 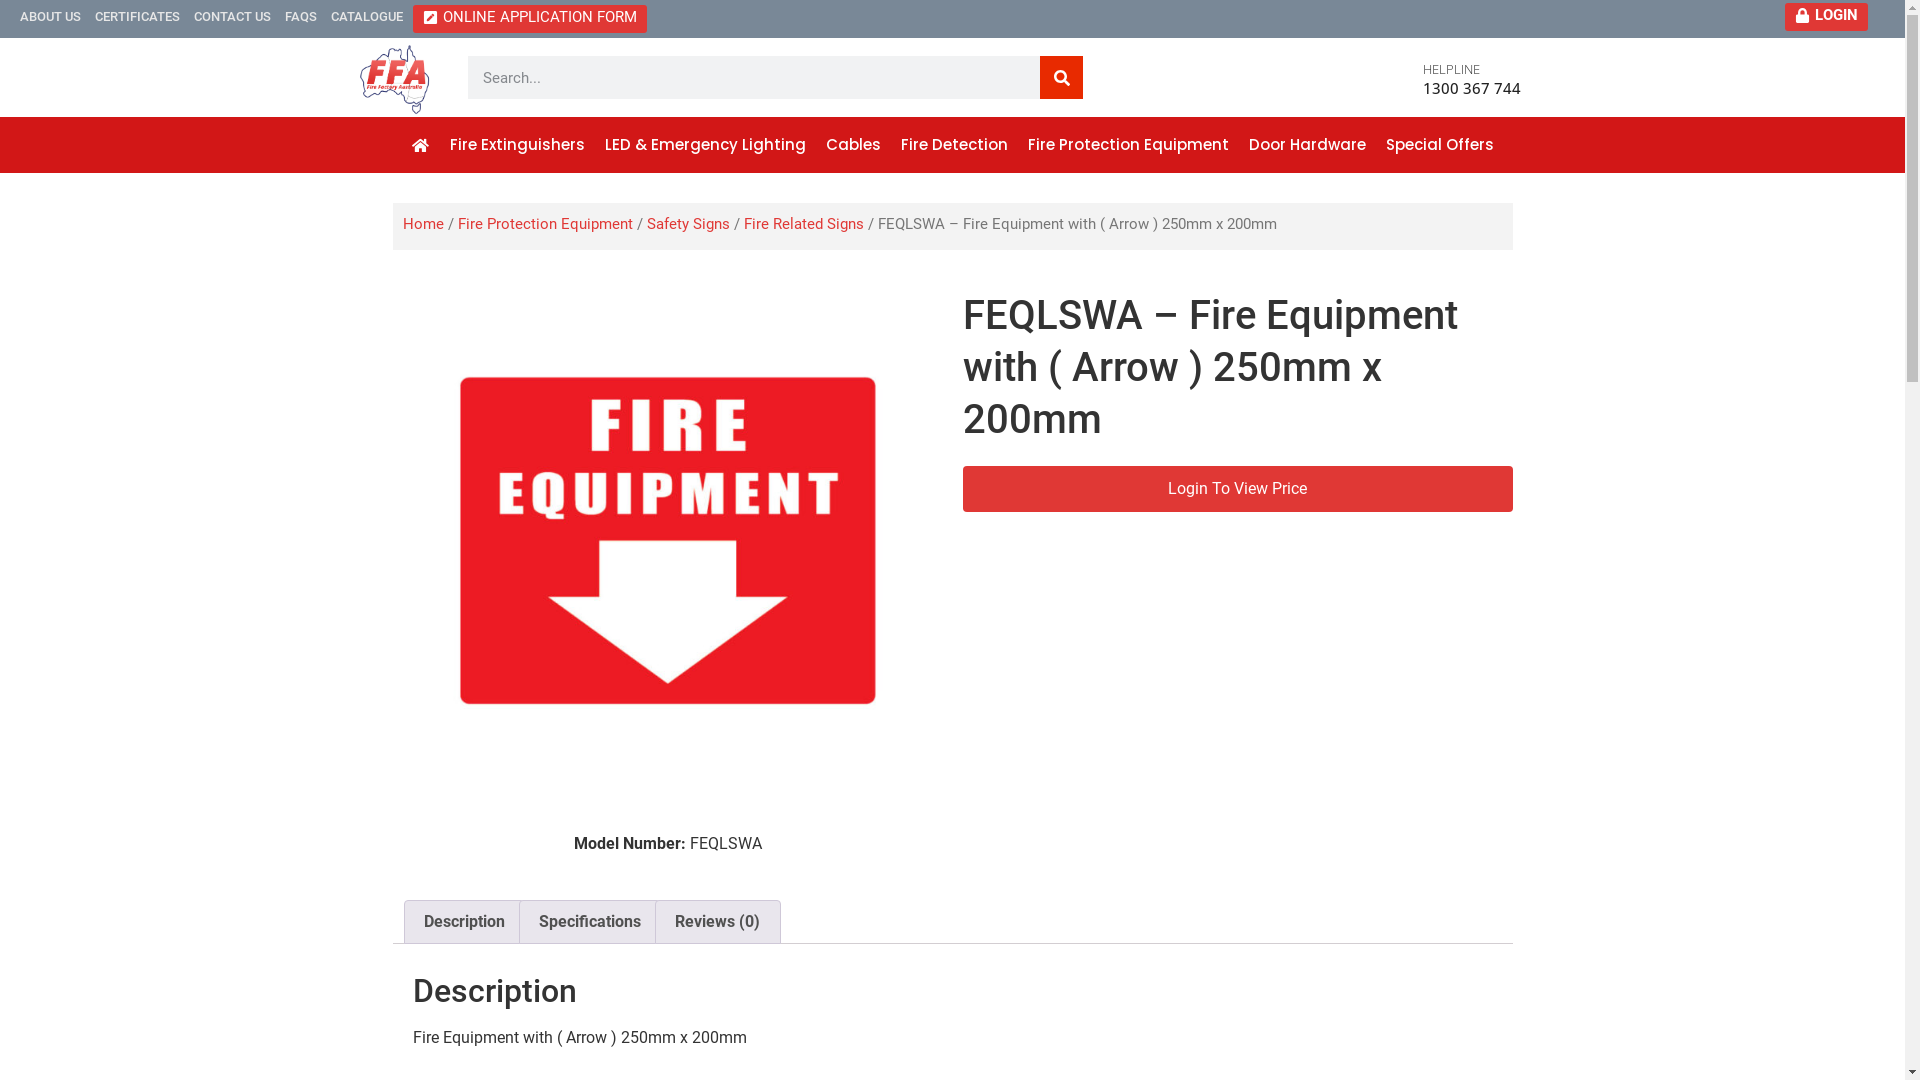 I want to click on 'Special Offers', so click(x=1440, y=144).